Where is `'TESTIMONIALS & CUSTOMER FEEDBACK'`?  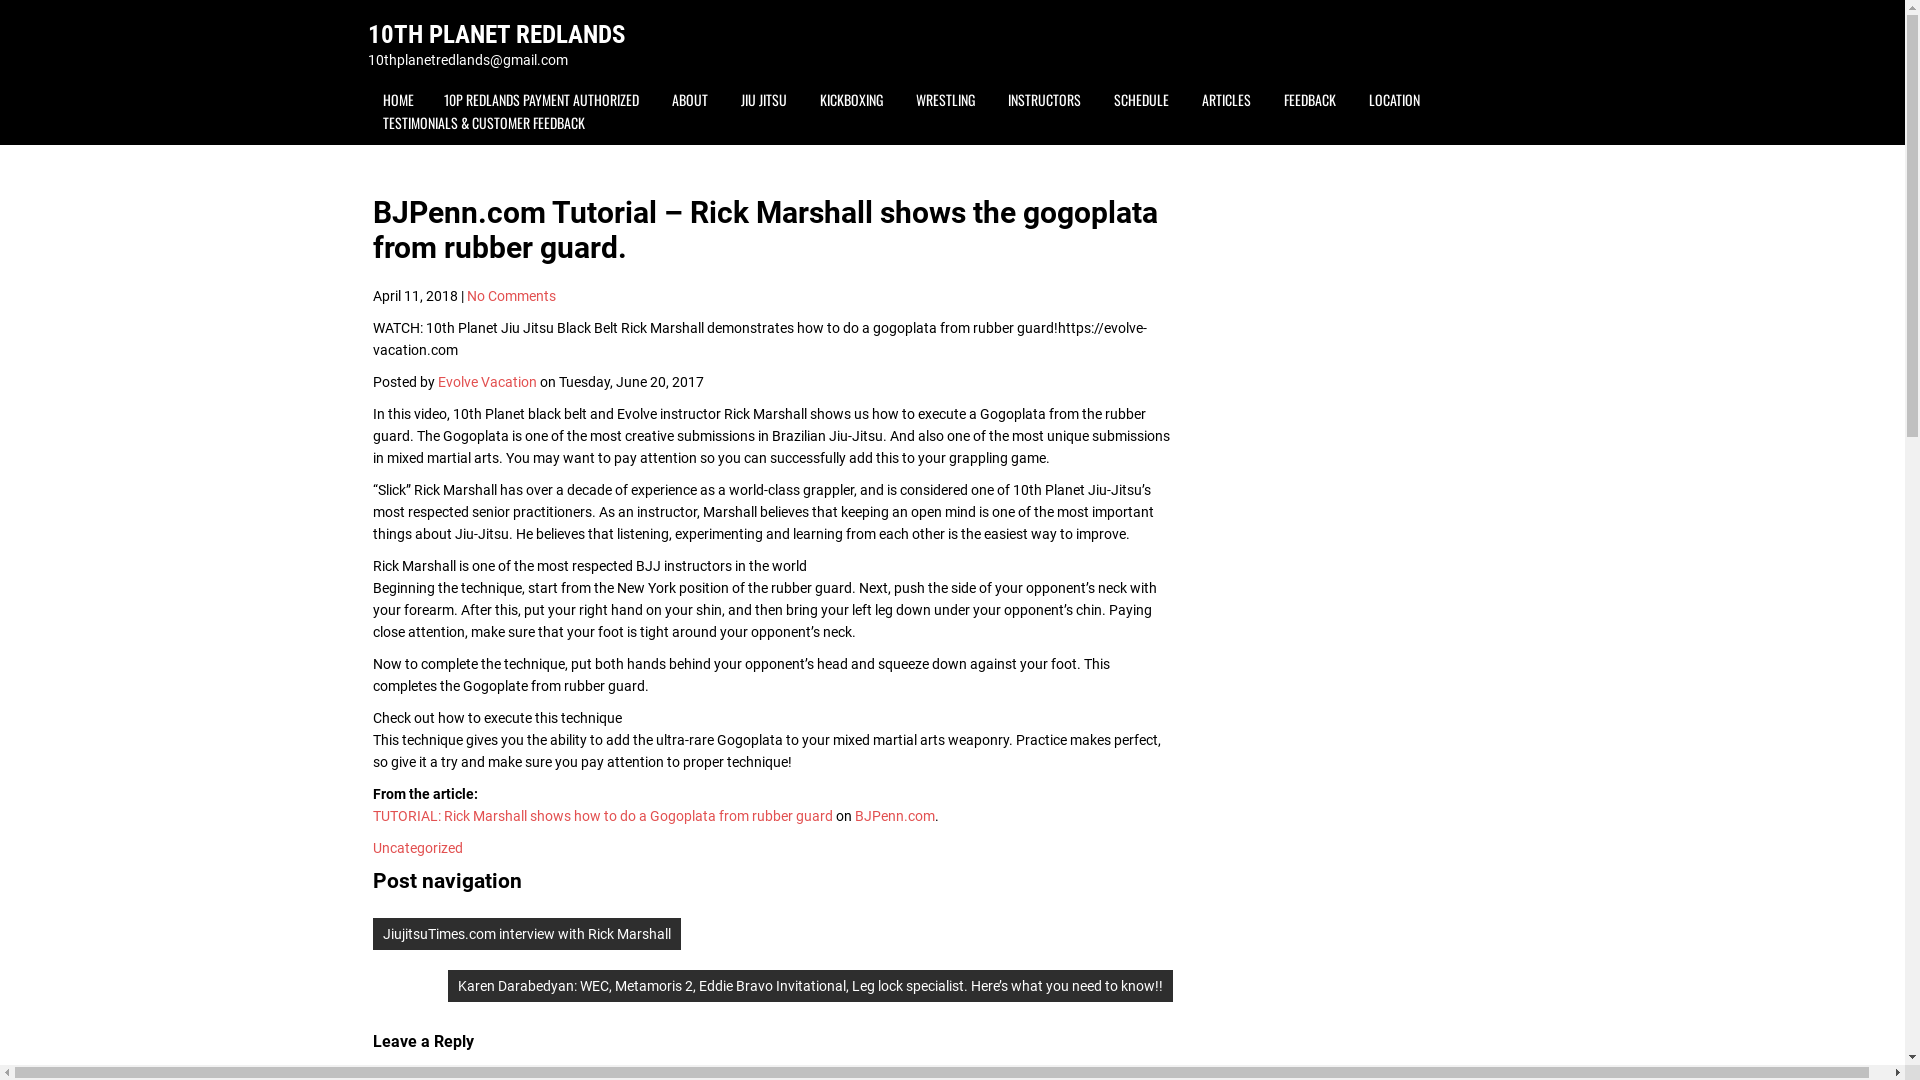
'TESTIMONIALS & CUSTOMER FEEDBACK' is located at coordinates (484, 122).